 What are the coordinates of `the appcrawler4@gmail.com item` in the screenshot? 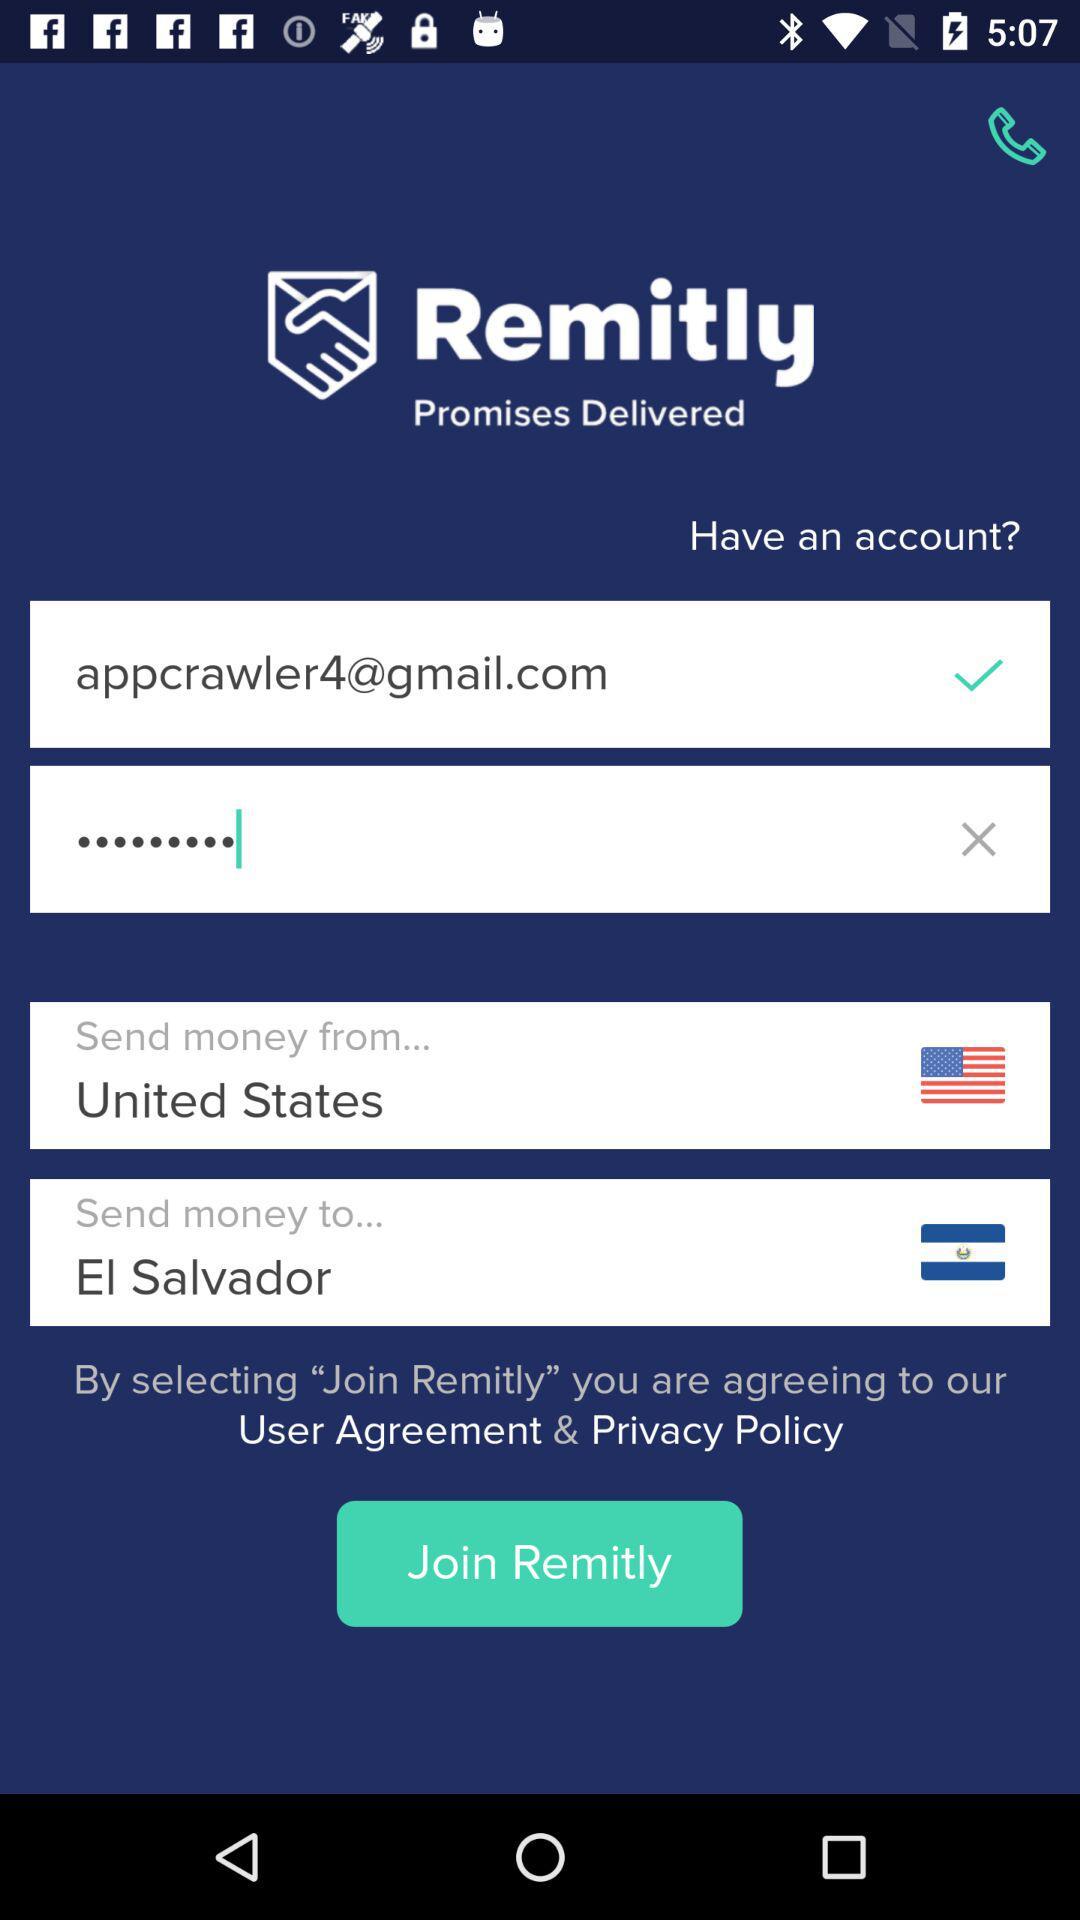 It's located at (540, 674).